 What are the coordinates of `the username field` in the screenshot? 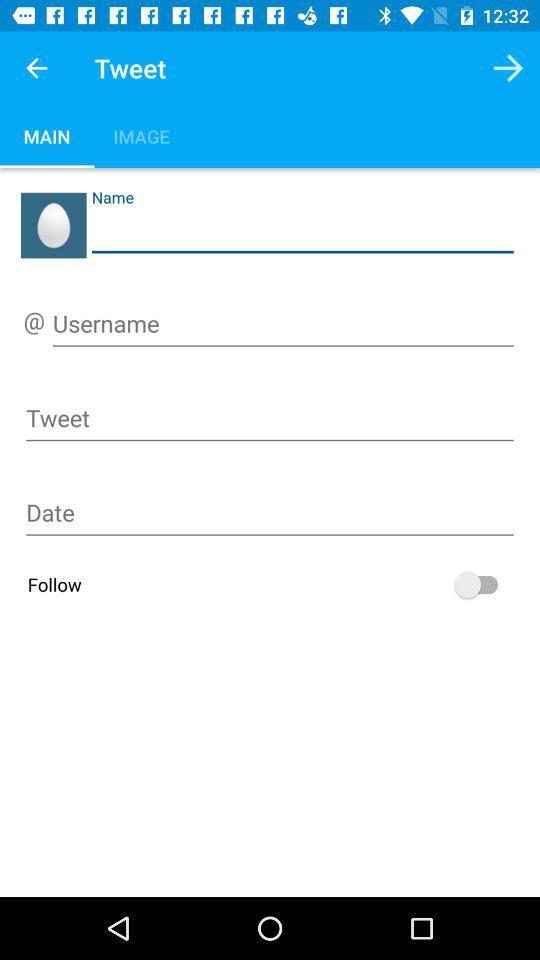 It's located at (282, 327).